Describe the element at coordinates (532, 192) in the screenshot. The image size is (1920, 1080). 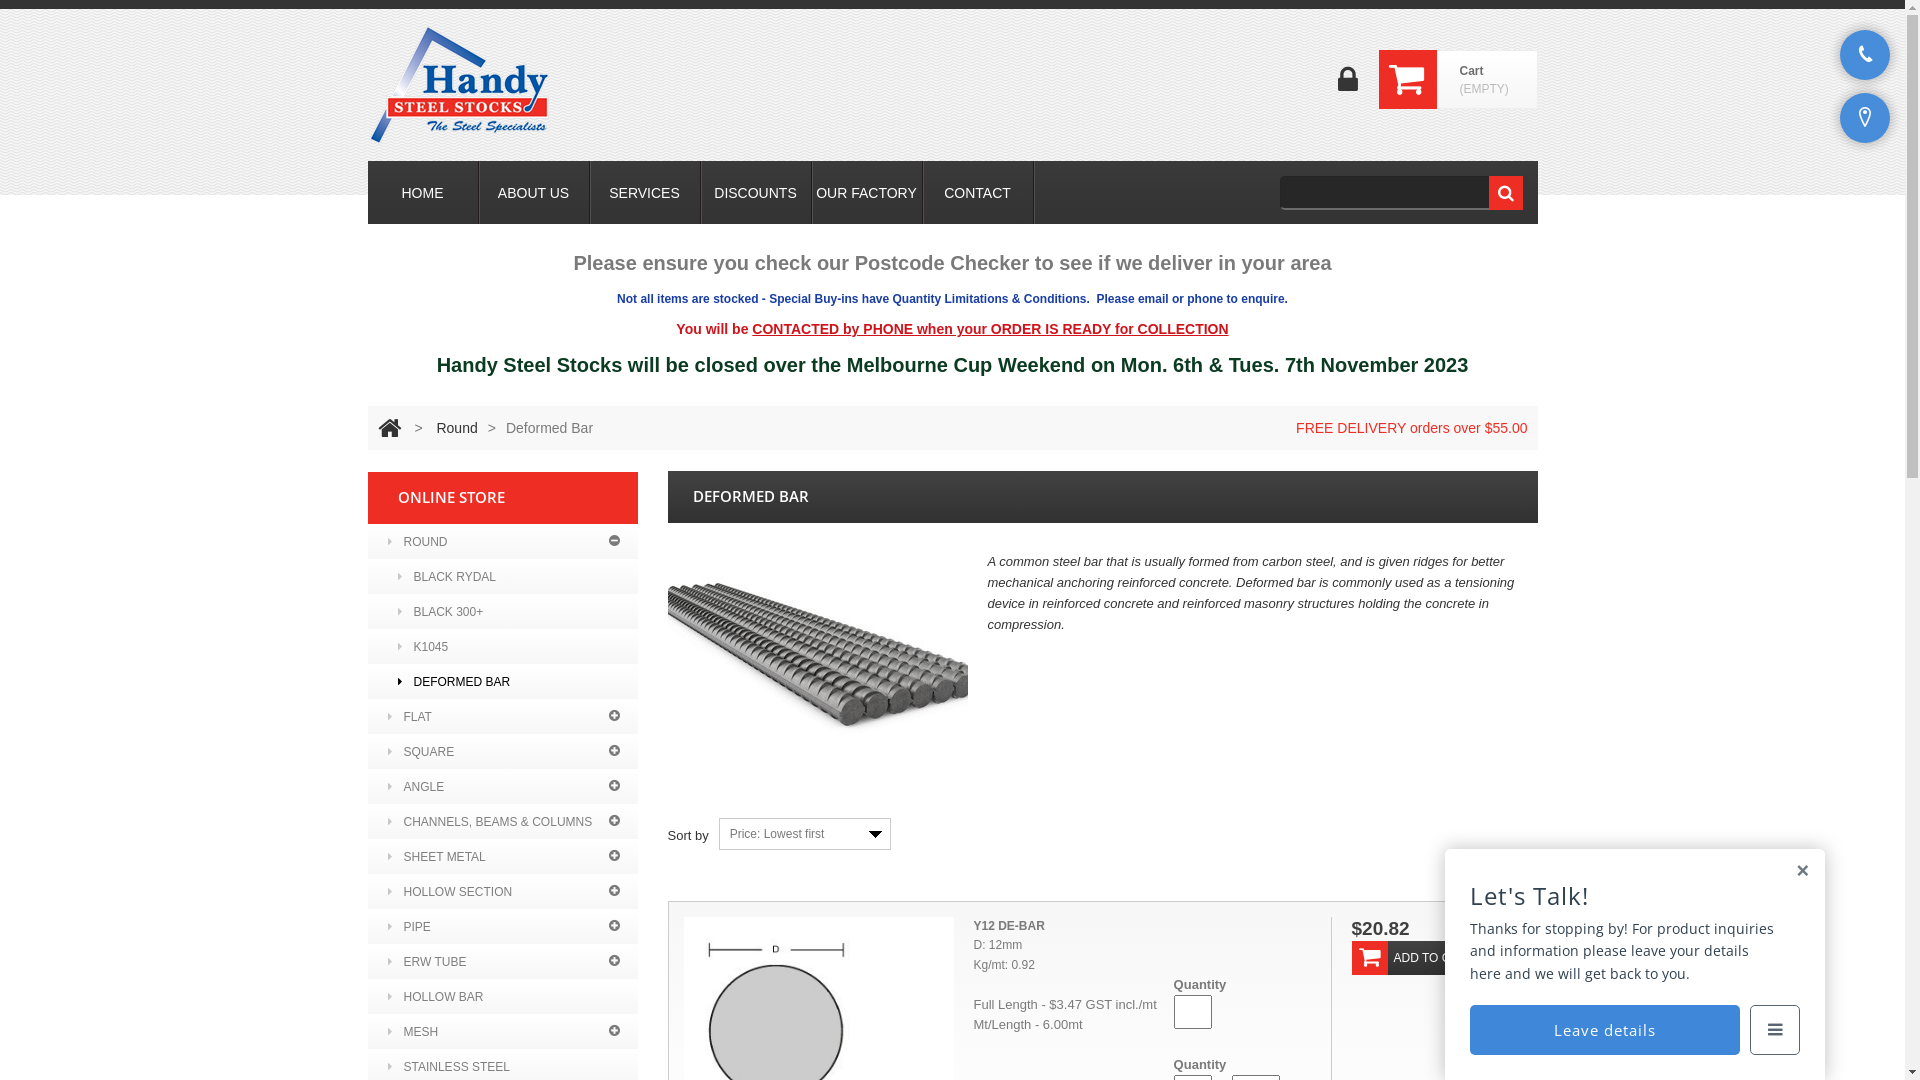
I see `'ABOUT US'` at that location.